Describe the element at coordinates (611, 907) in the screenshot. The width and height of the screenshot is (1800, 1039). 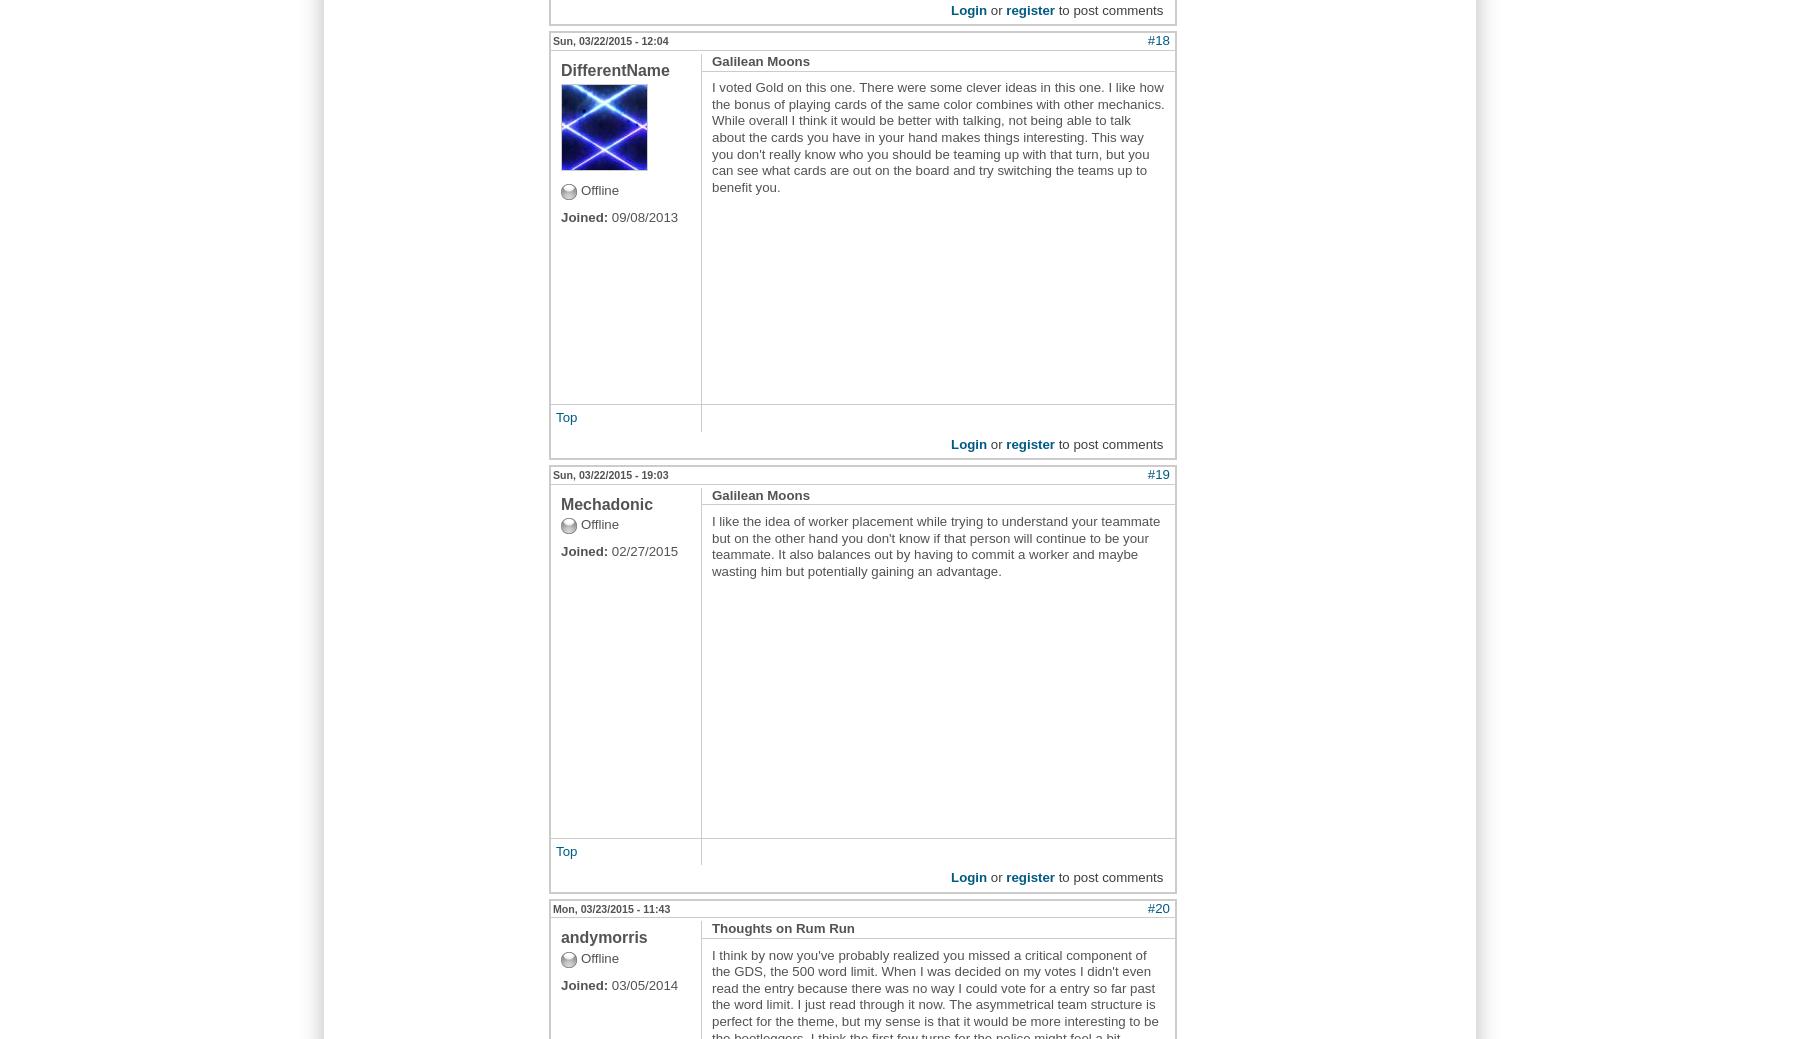
I see `'Mon, 03/23/2015 - 11:43'` at that location.